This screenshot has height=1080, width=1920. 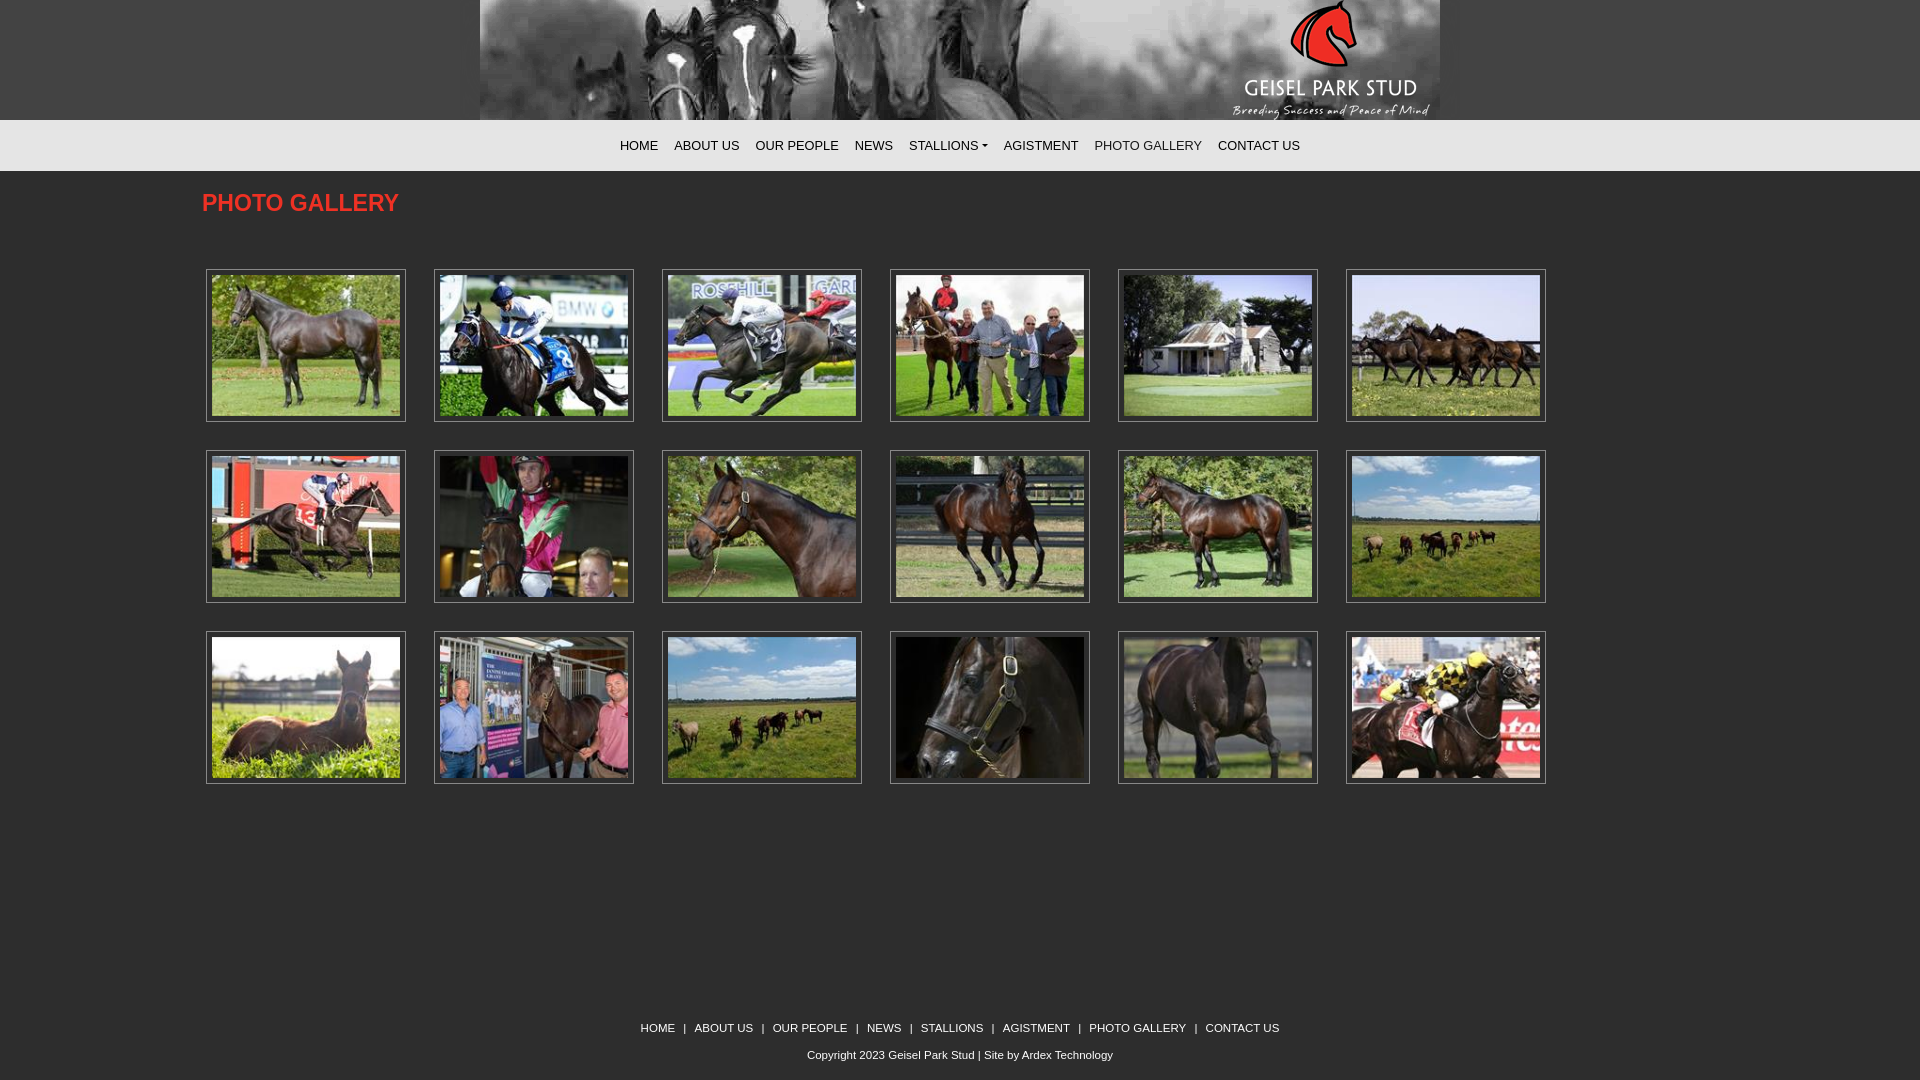 I want to click on 'ABOUT US', so click(x=723, y=1028).